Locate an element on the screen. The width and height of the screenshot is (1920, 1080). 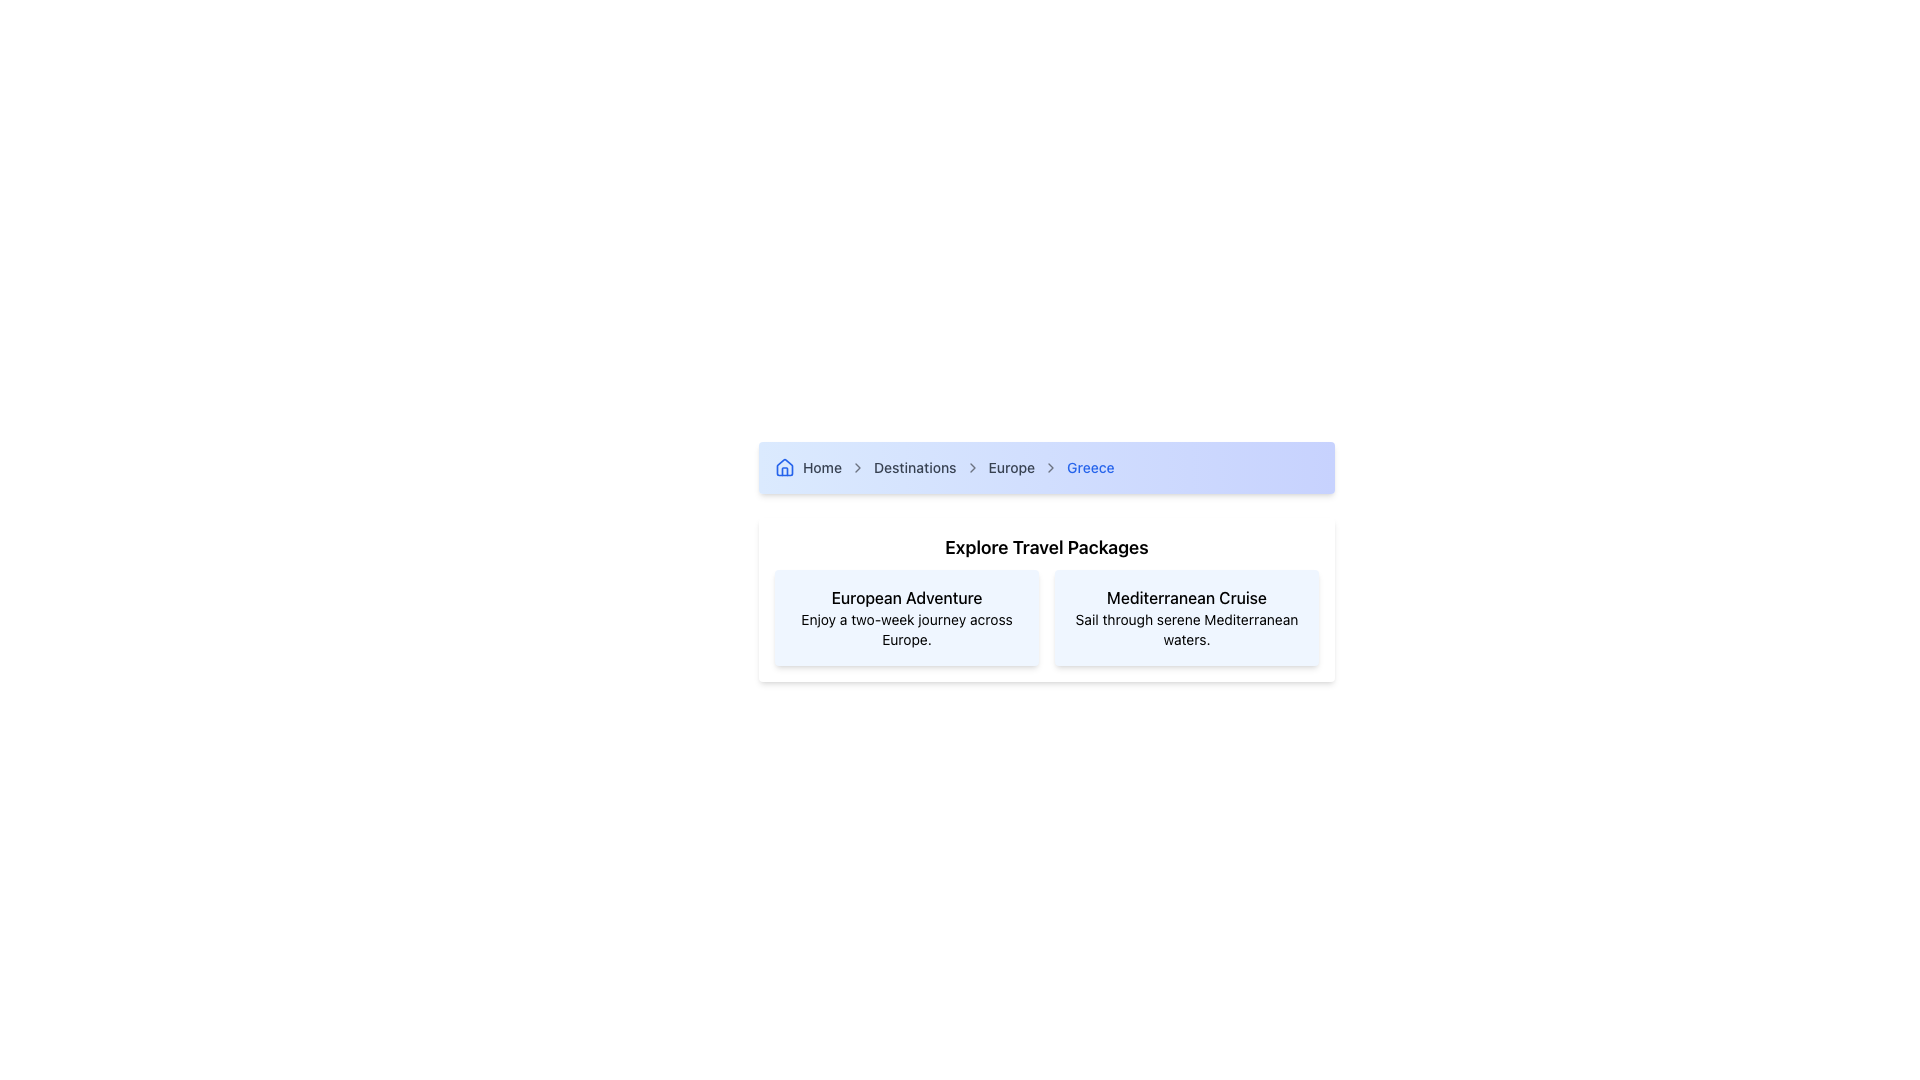
the 'Home' icon located at the top-center of the interface is located at coordinates (784, 467).